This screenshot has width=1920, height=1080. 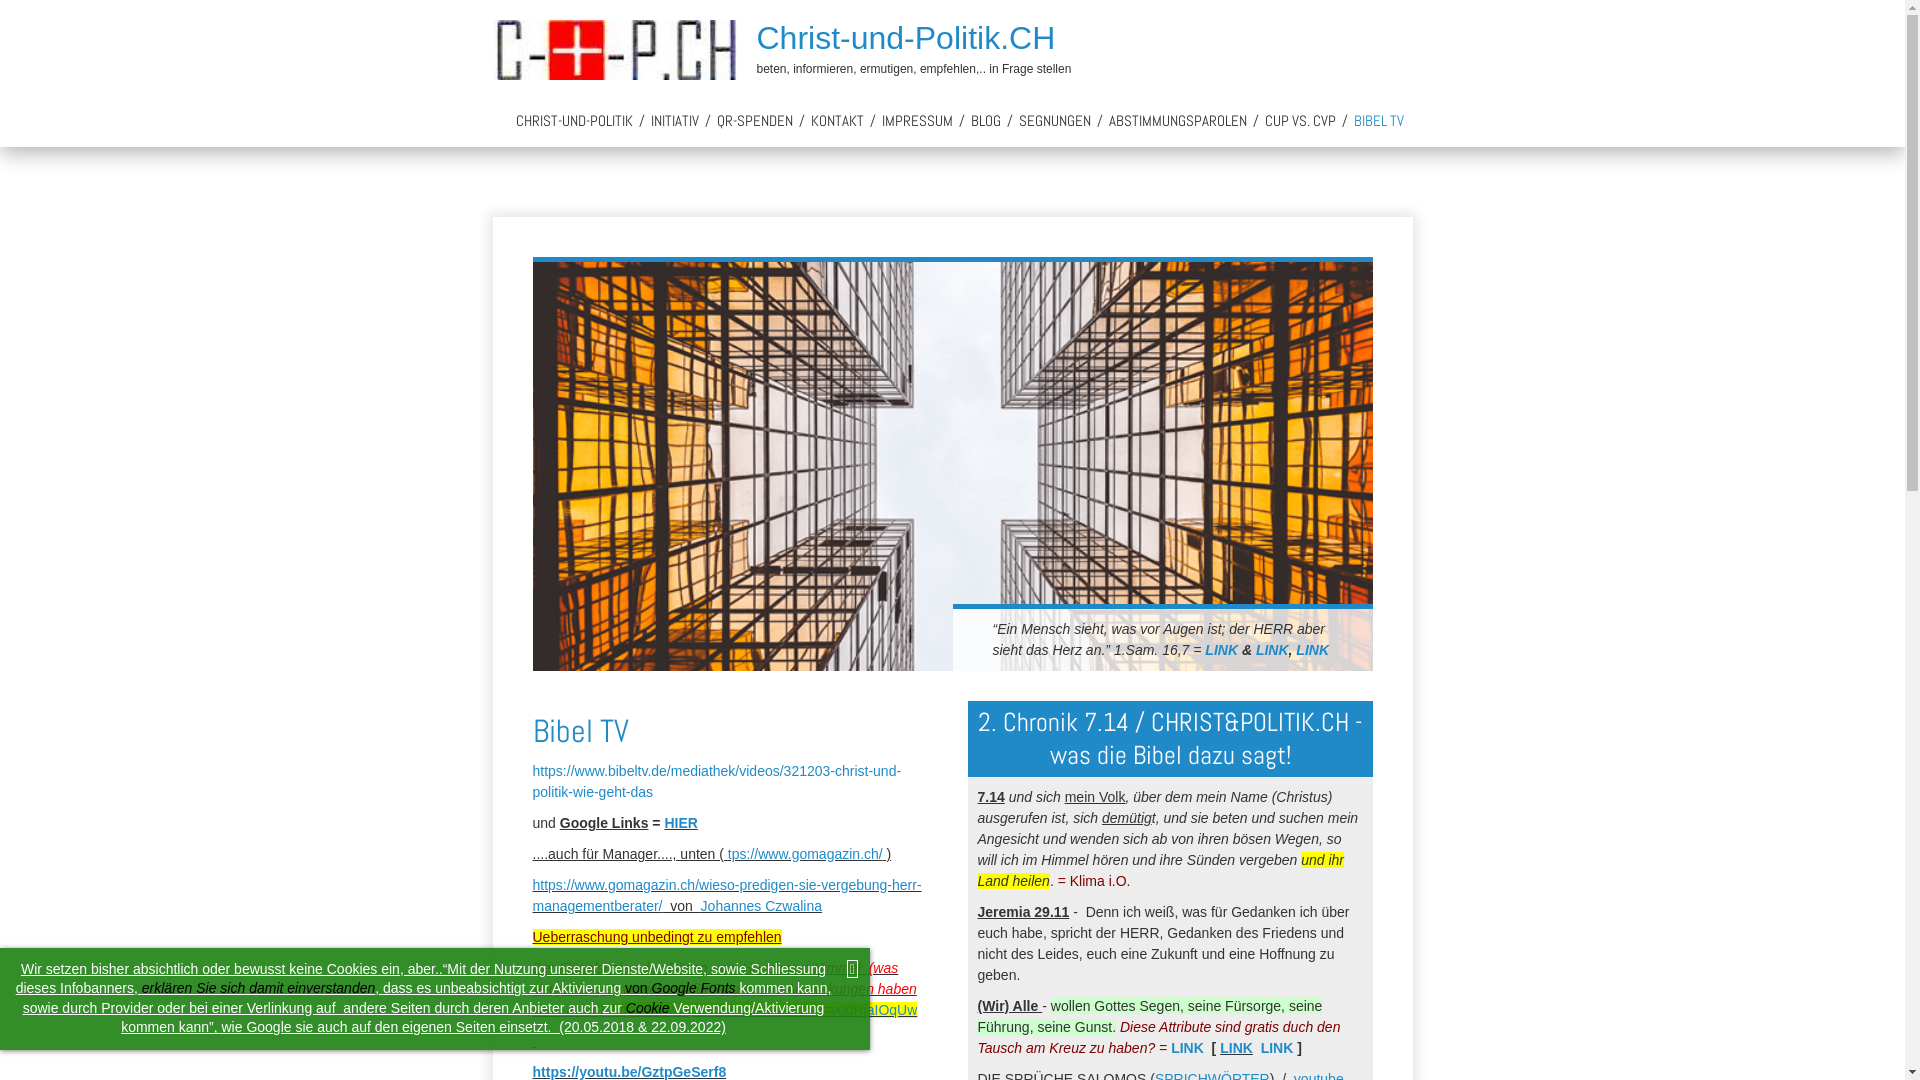 What do you see at coordinates (1261, 120) in the screenshot?
I see `'CUP VS. CVP'` at bounding box center [1261, 120].